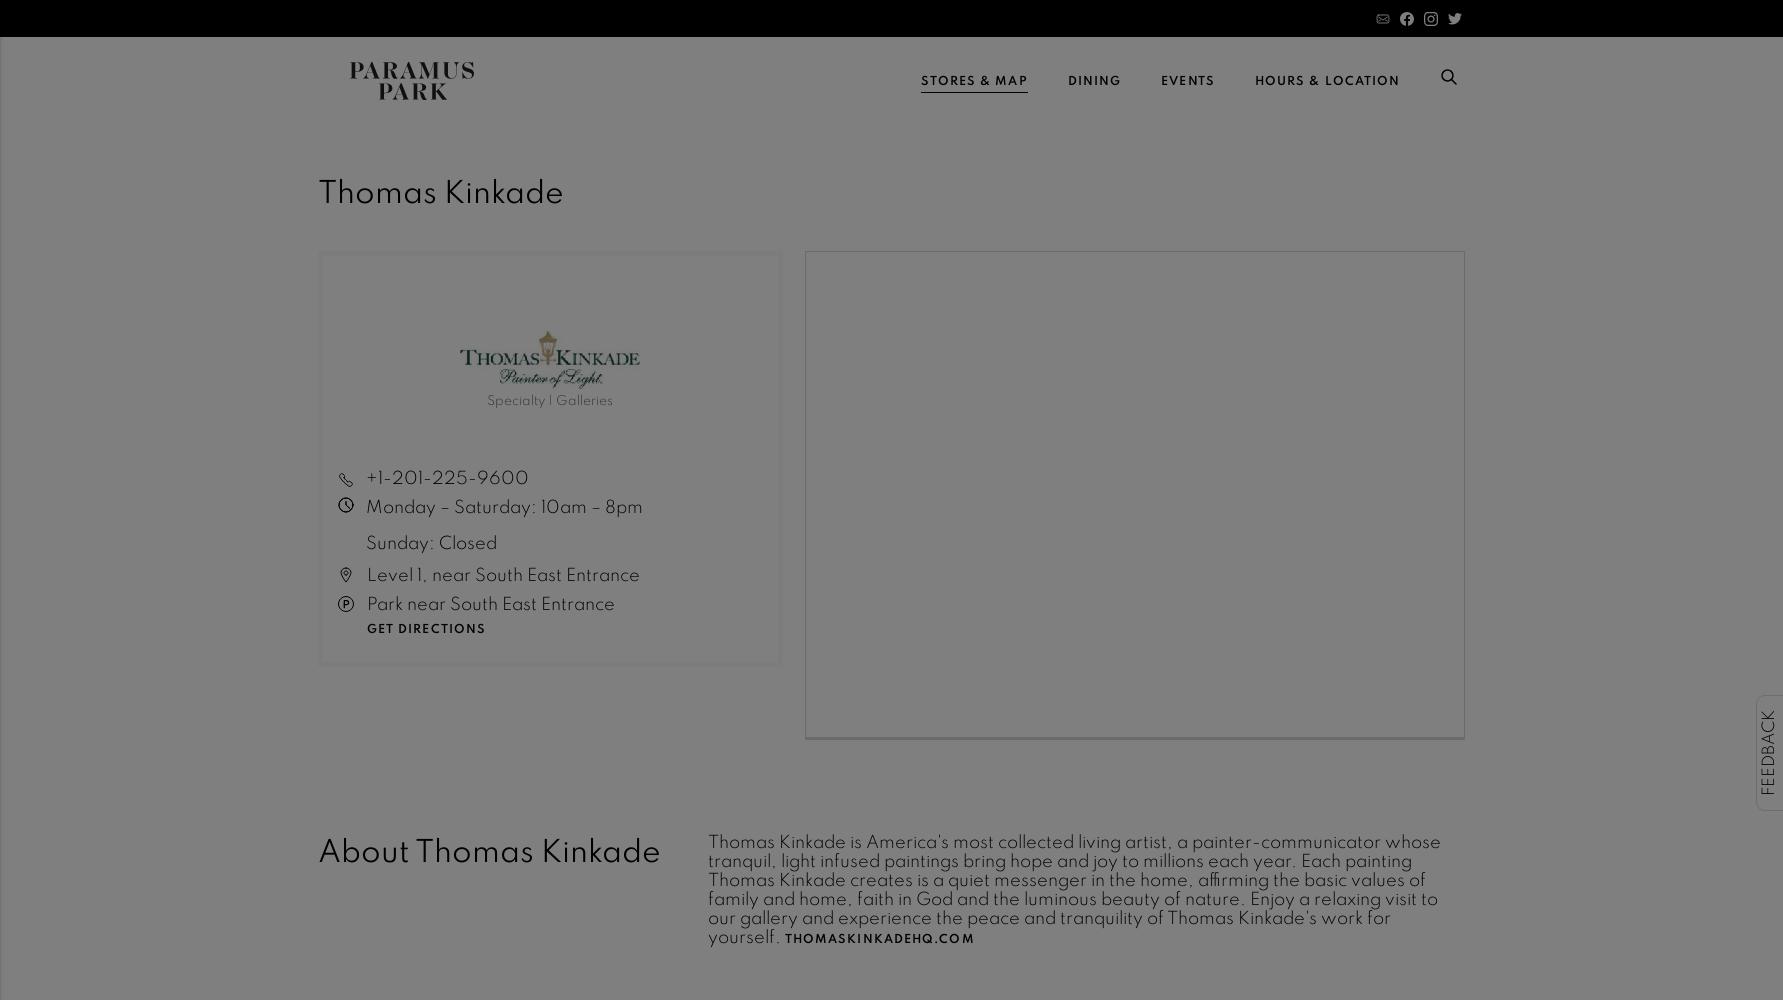 The image size is (1783, 1000). Describe the element at coordinates (365, 575) in the screenshot. I see `'Level 1, near South East Entrance'` at that location.